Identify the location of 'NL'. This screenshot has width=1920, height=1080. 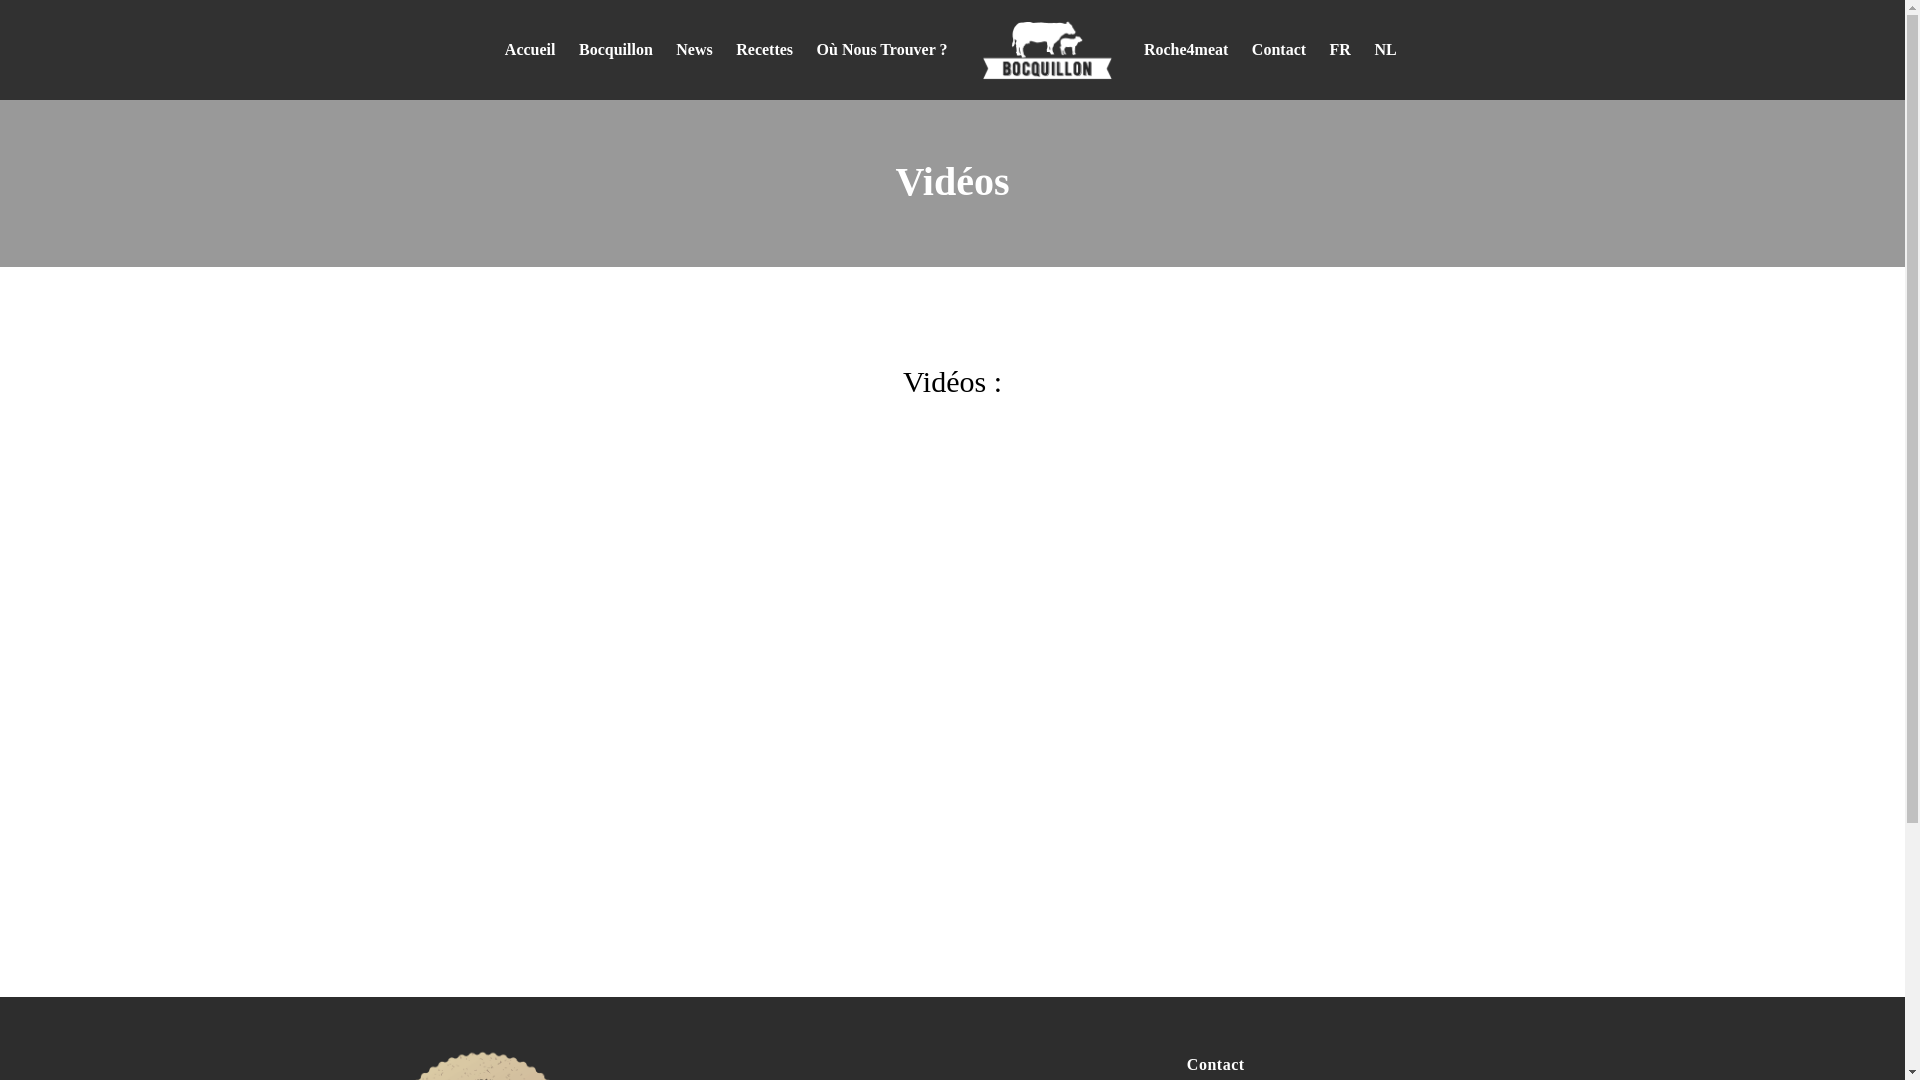
(1384, 49).